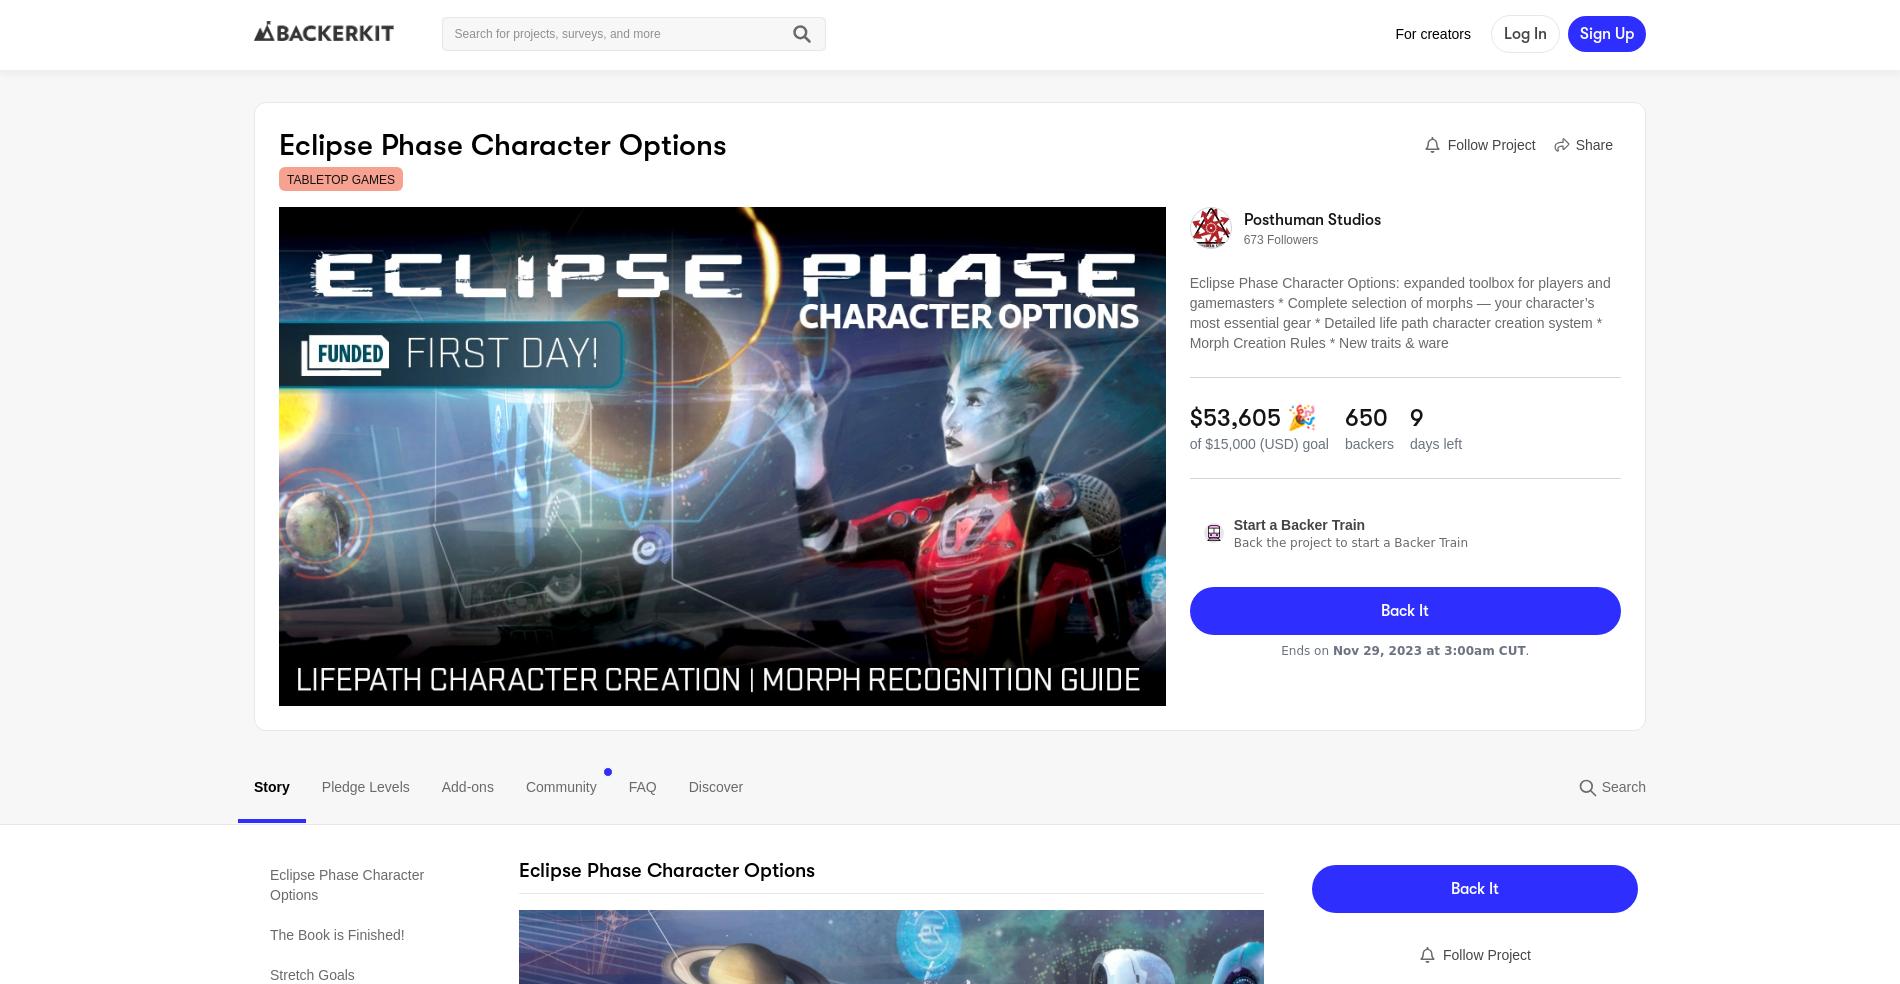 This screenshot has height=984, width=1900. What do you see at coordinates (310, 975) in the screenshot?
I see `'Stretch Goals'` at bounding box center [310, 975].